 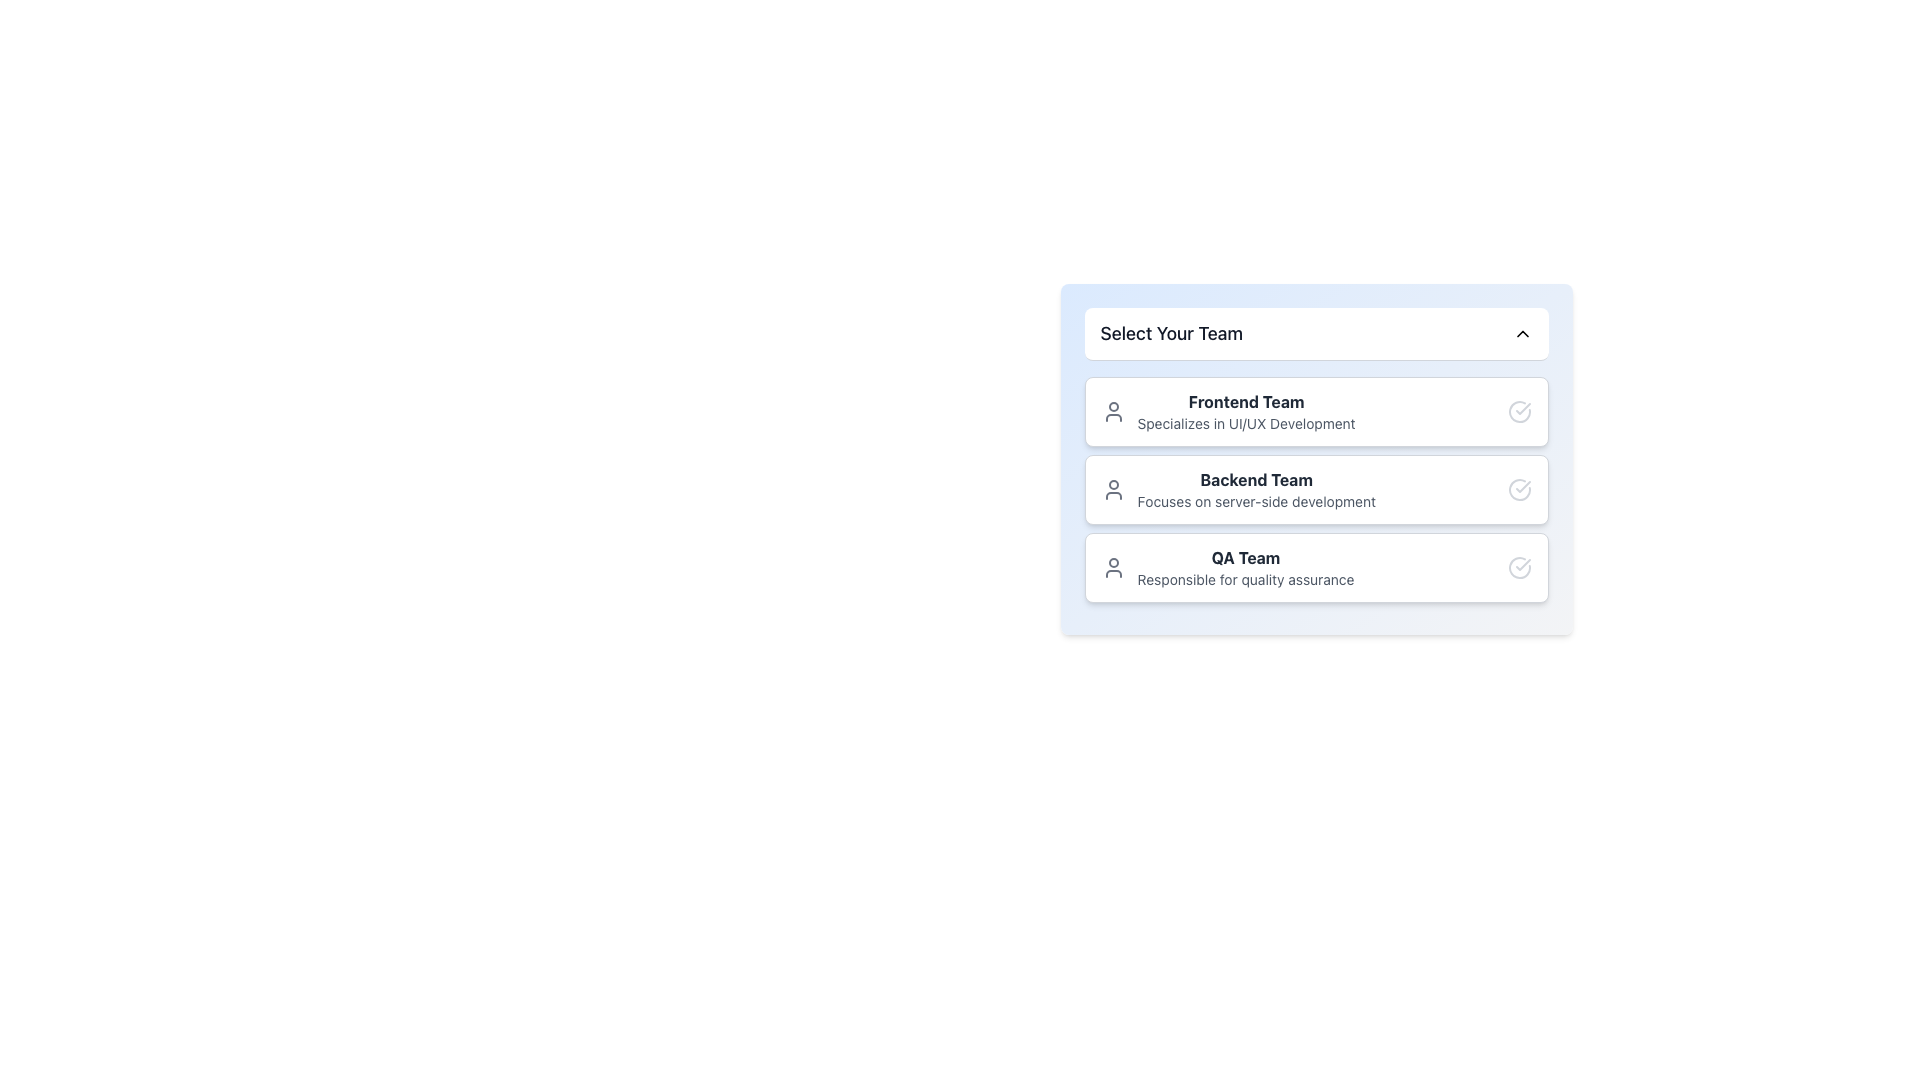 I want to click on descriptive text 'Responsible for quality assurance' located below the 'QA Team' title in the last list item of the 'Select Your Team' section, so click(x=1245, y=579).